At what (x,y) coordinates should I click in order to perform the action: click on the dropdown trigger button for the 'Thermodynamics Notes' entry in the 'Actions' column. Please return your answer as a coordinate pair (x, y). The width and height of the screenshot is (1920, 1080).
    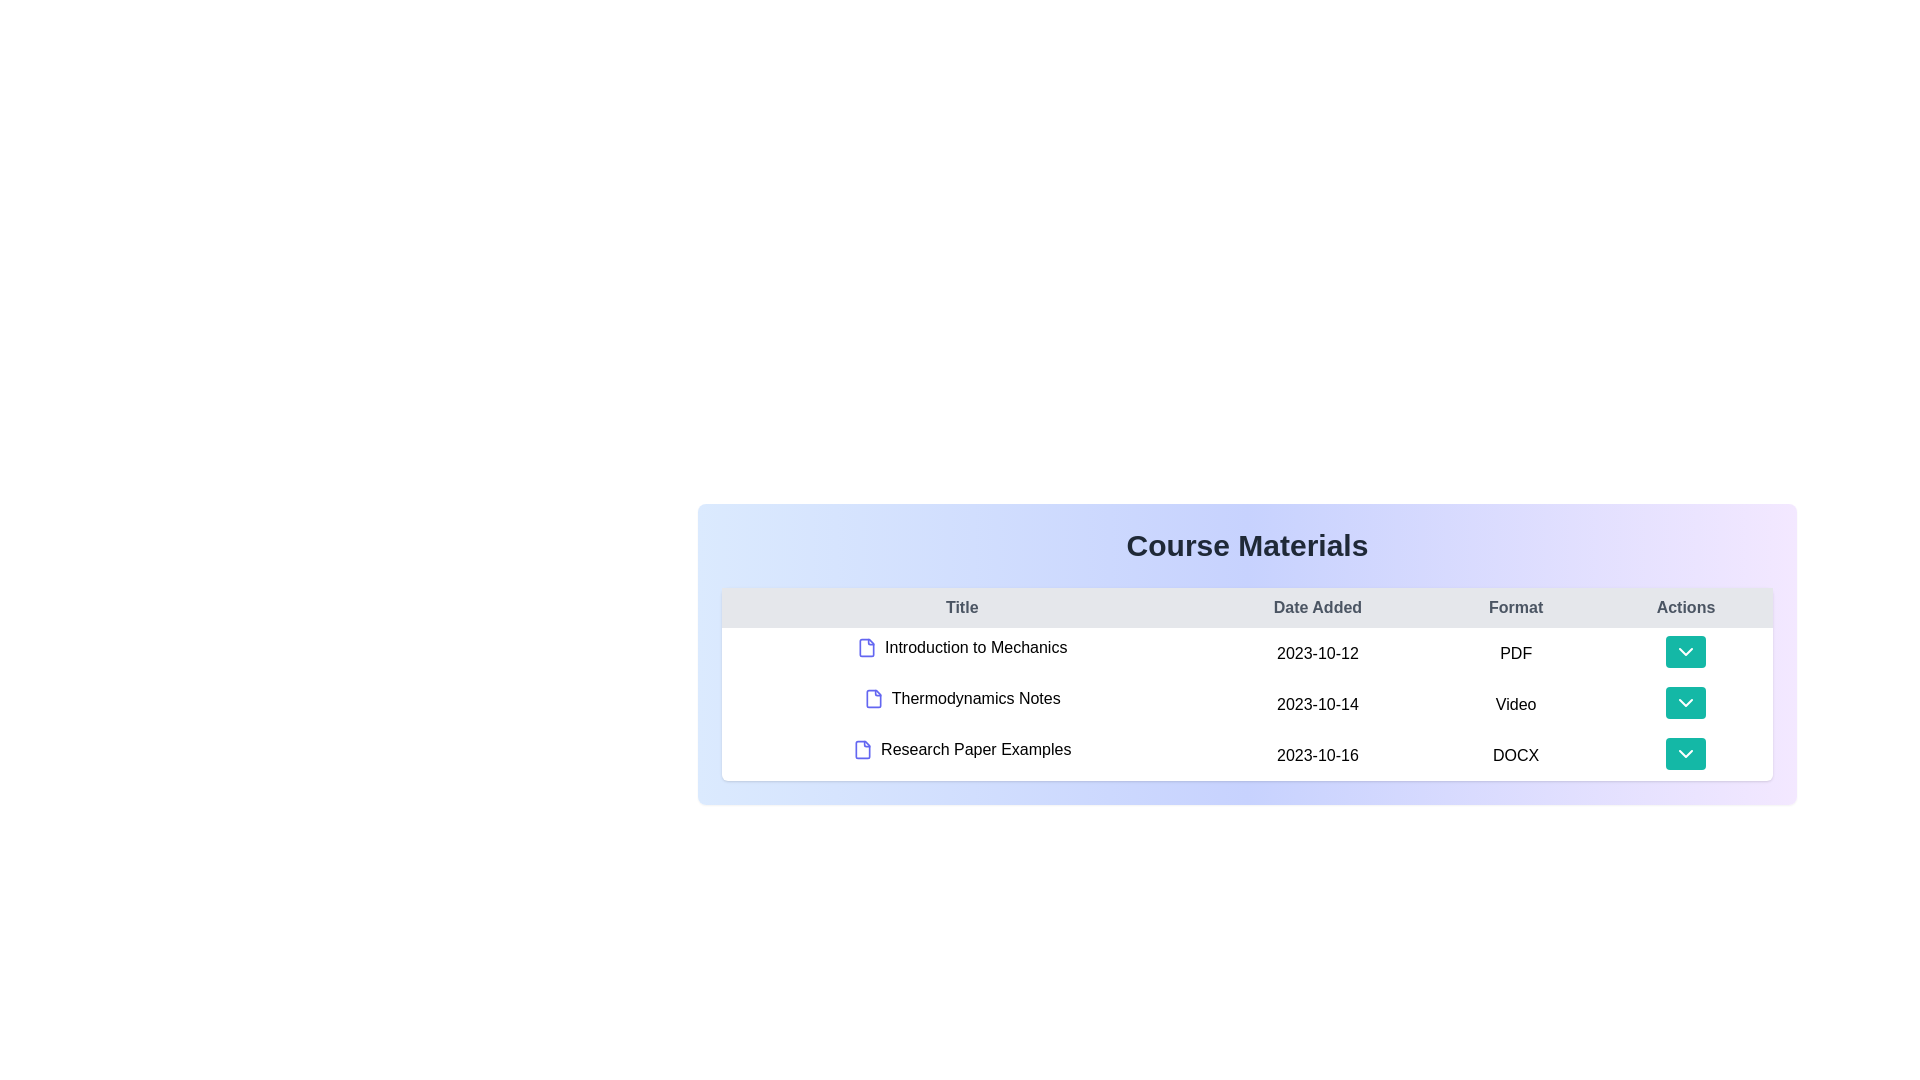
    Looking at the image, I should click on (1684, 701).